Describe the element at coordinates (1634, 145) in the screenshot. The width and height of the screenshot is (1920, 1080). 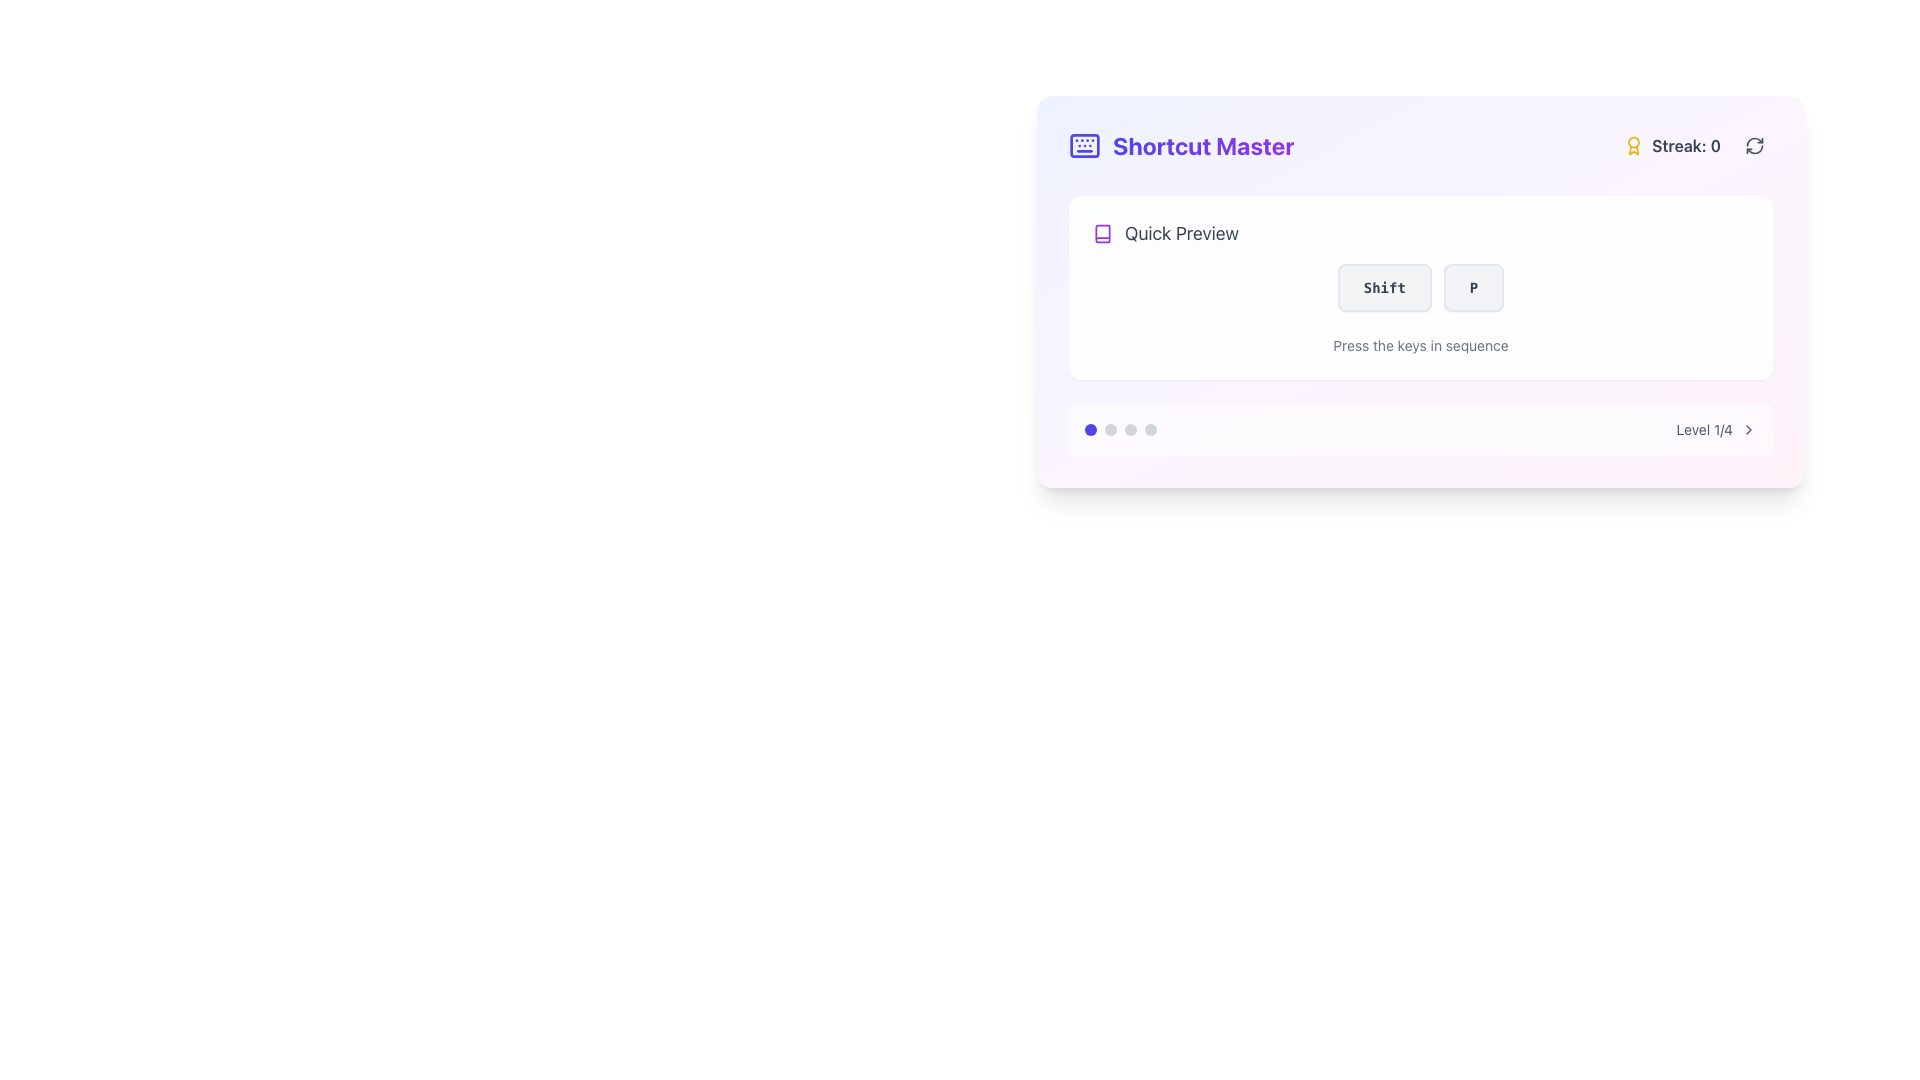
I see `the yellow award ribbon icon located immediately to the left of the text 'Streak: 0' in the top-right corner of the interface` at that location.